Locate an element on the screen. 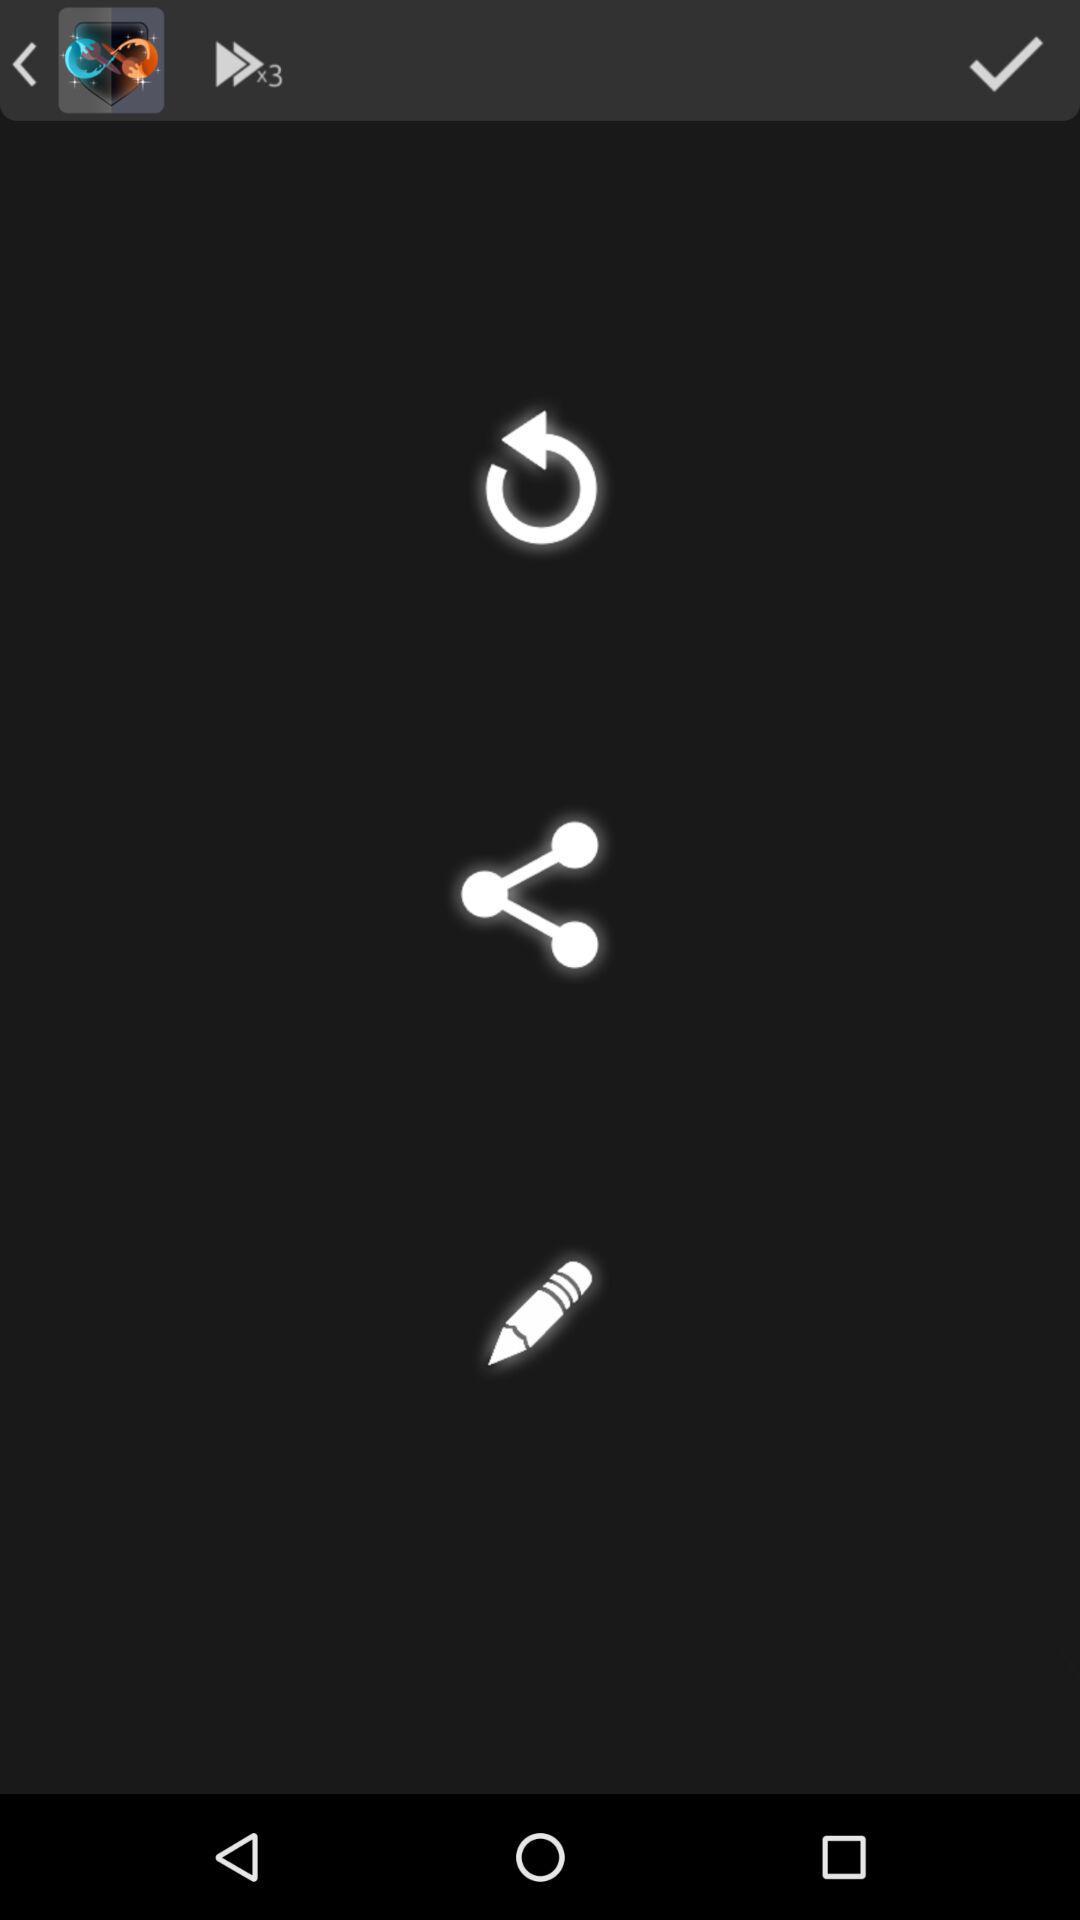  the refresh icon is located at coordinates (540, 511).